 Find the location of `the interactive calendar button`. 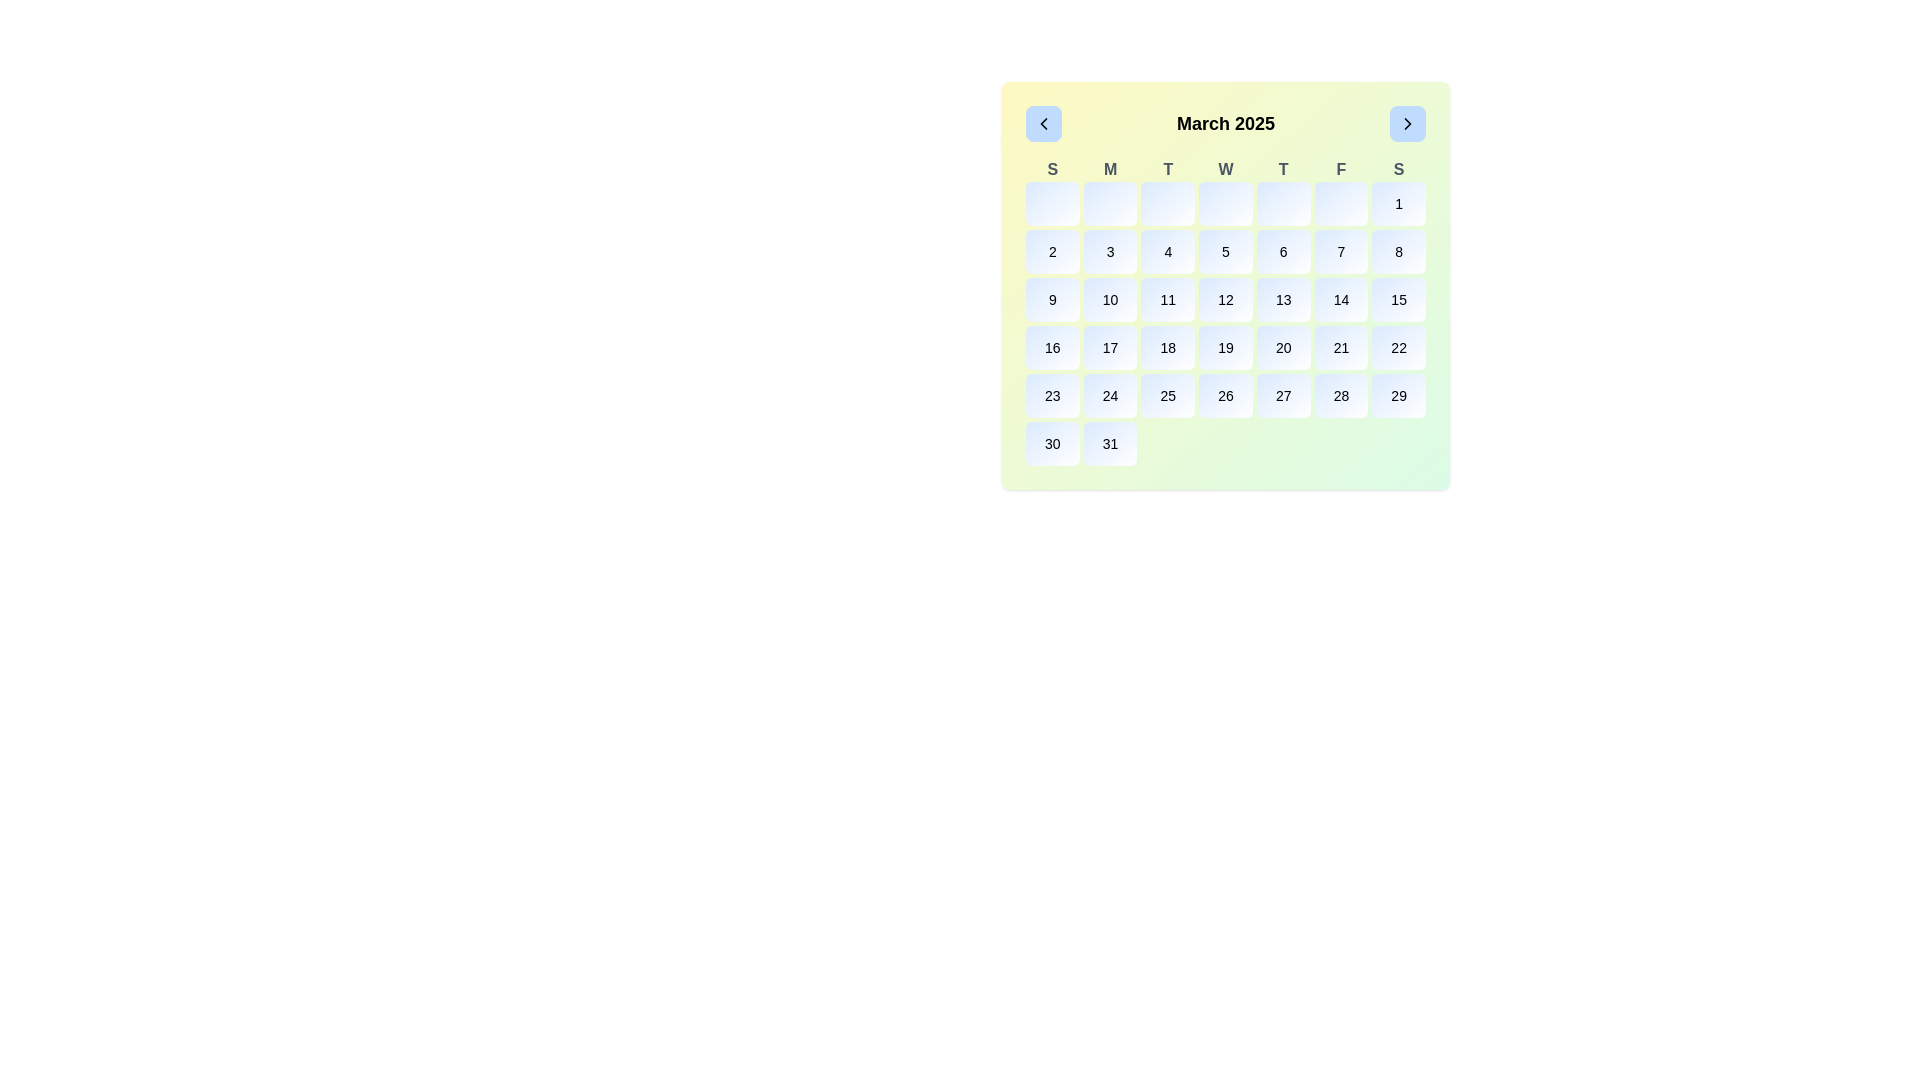

the interactive calendar button is located at coordinates (1341, 204).